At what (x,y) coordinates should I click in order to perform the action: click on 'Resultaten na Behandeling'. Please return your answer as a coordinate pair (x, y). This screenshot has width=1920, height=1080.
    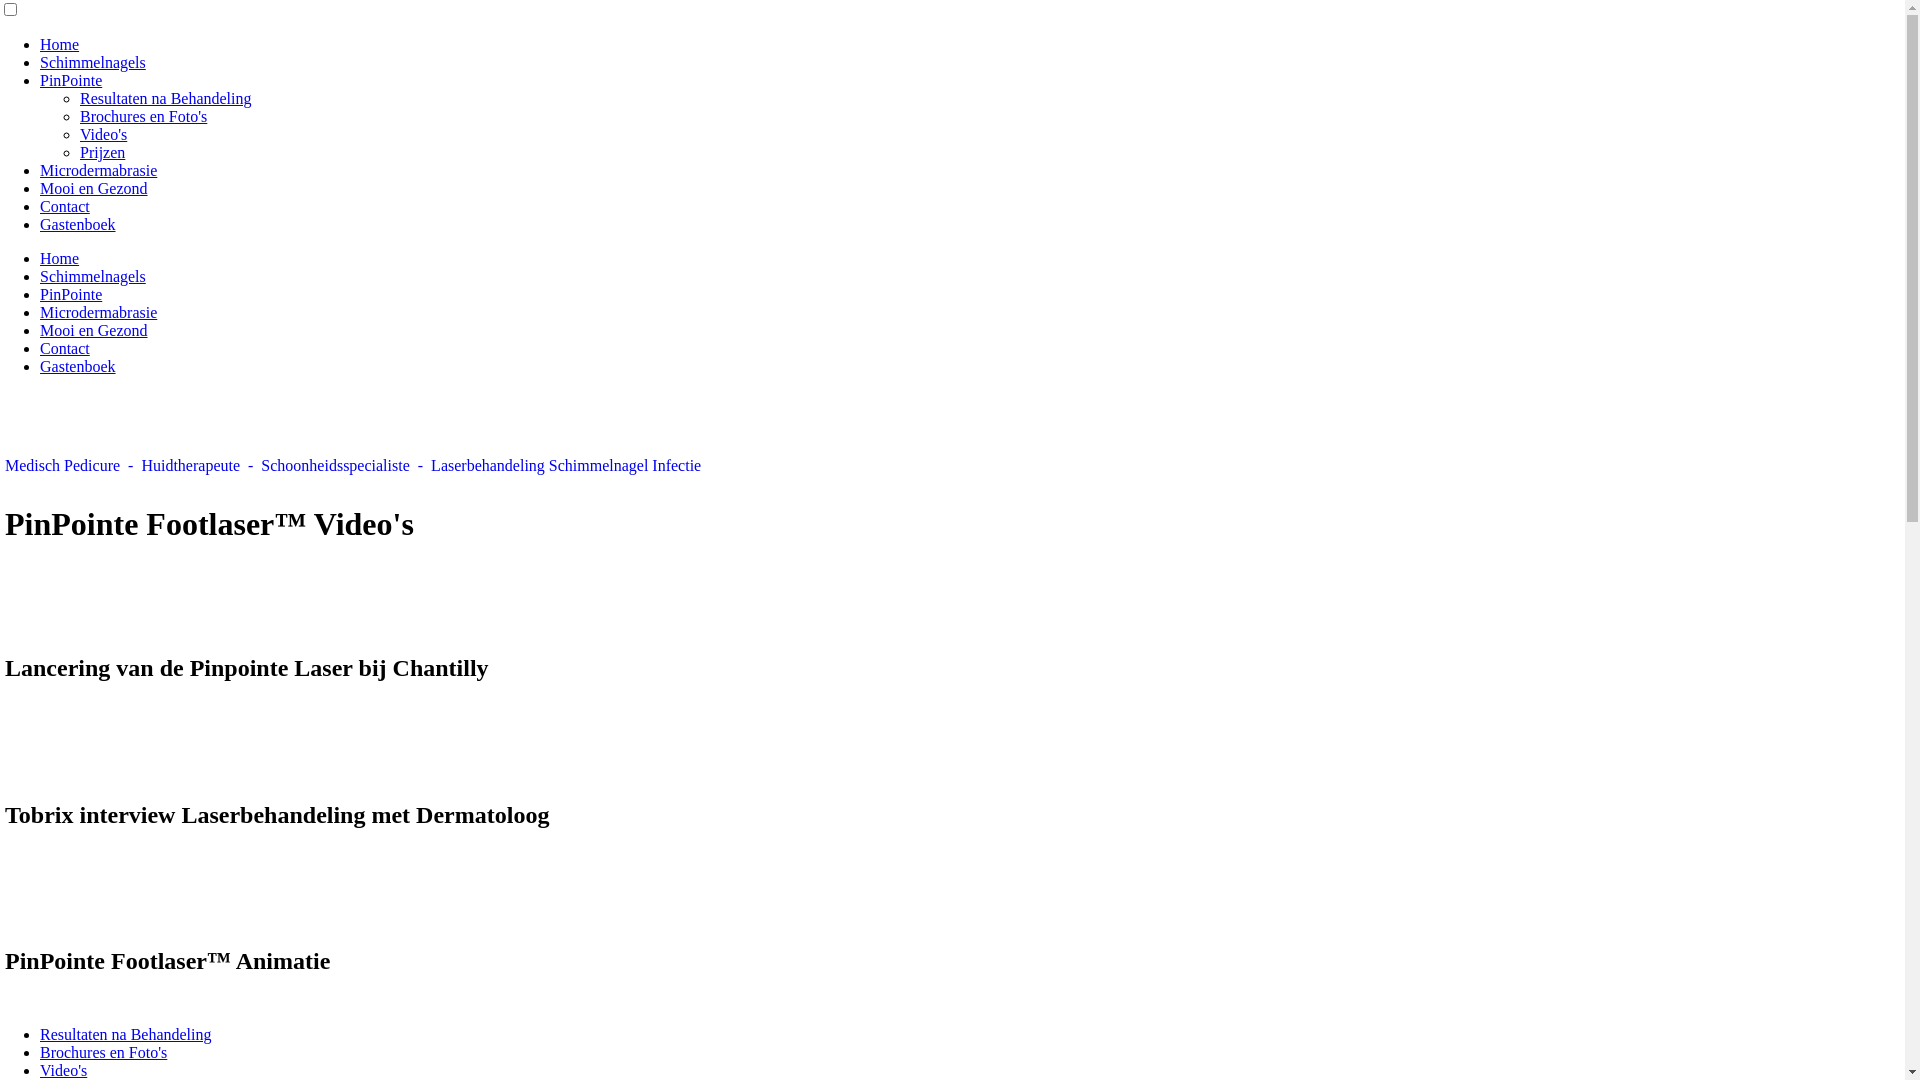
    Looking at the image, I should click on (166, 98).